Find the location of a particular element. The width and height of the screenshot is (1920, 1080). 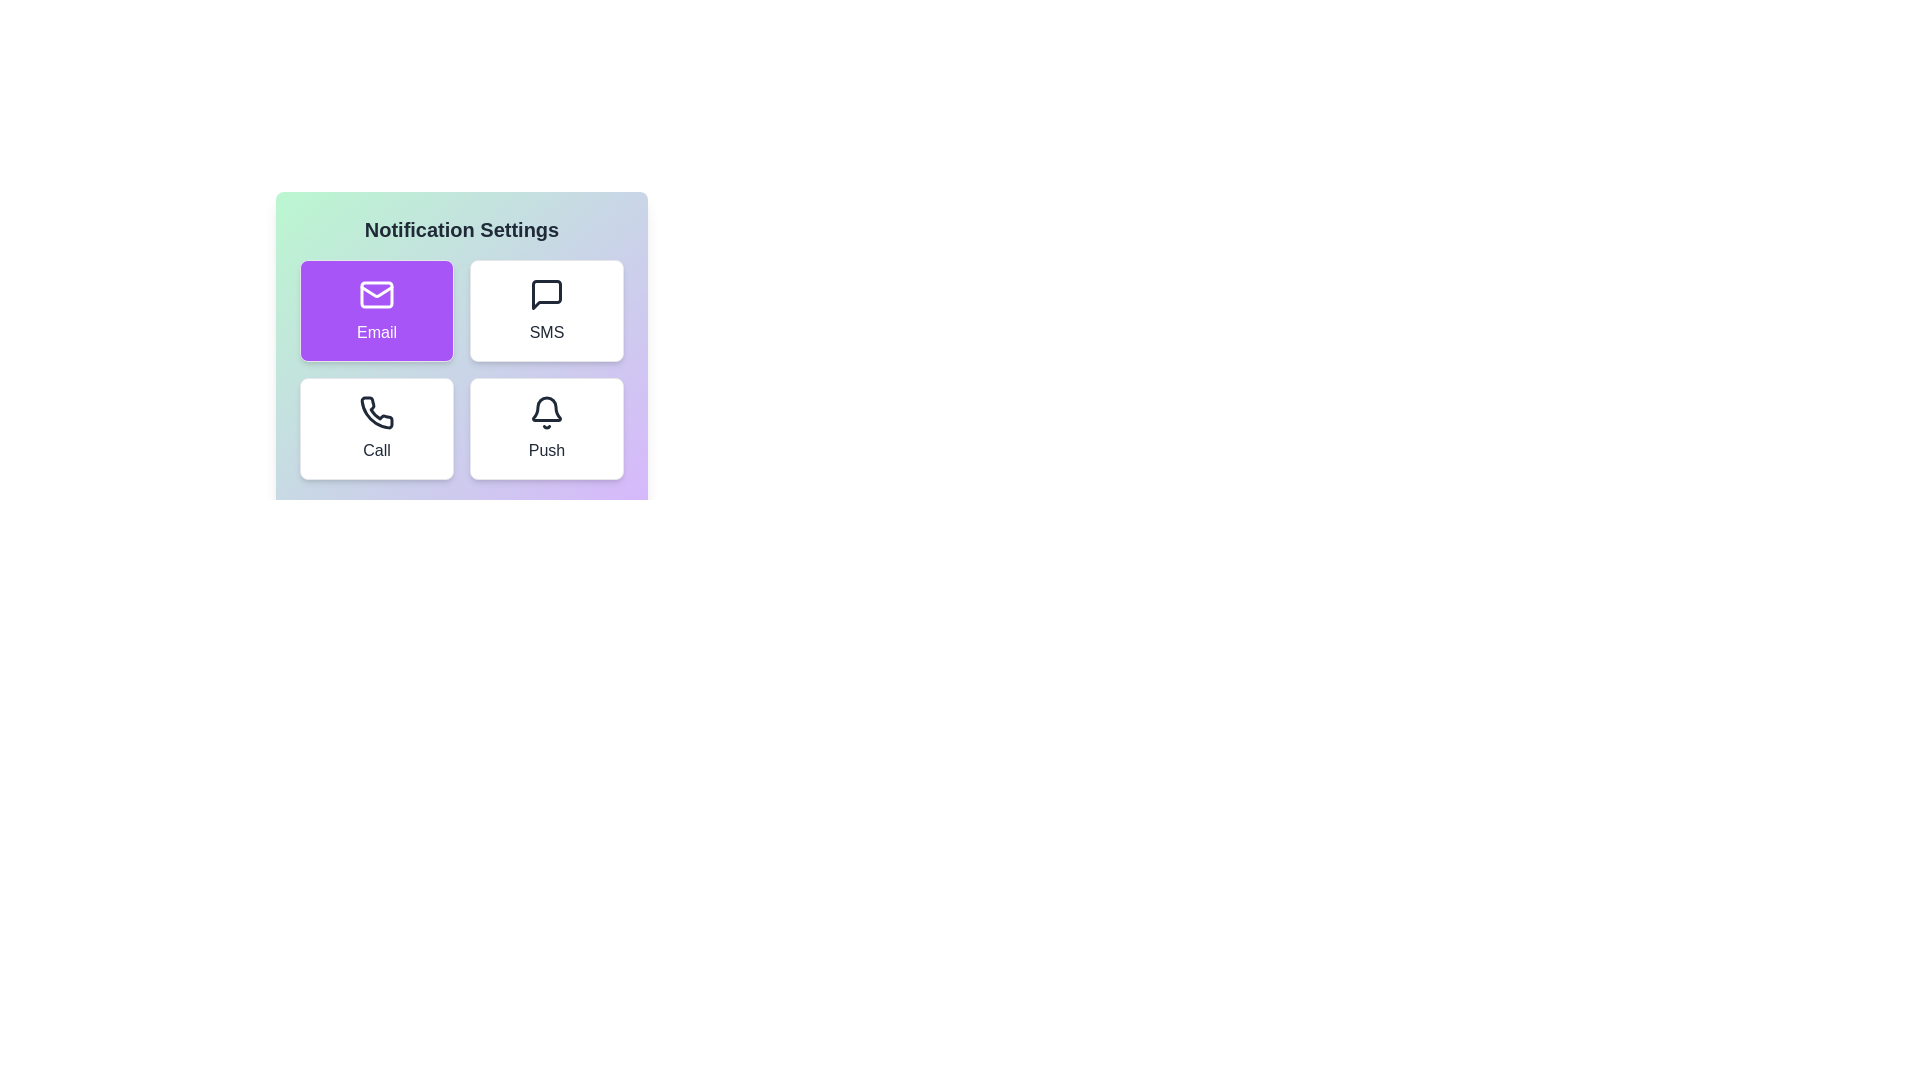

the Push notification button to observe the hover effect is located at coordinates (547, 427).